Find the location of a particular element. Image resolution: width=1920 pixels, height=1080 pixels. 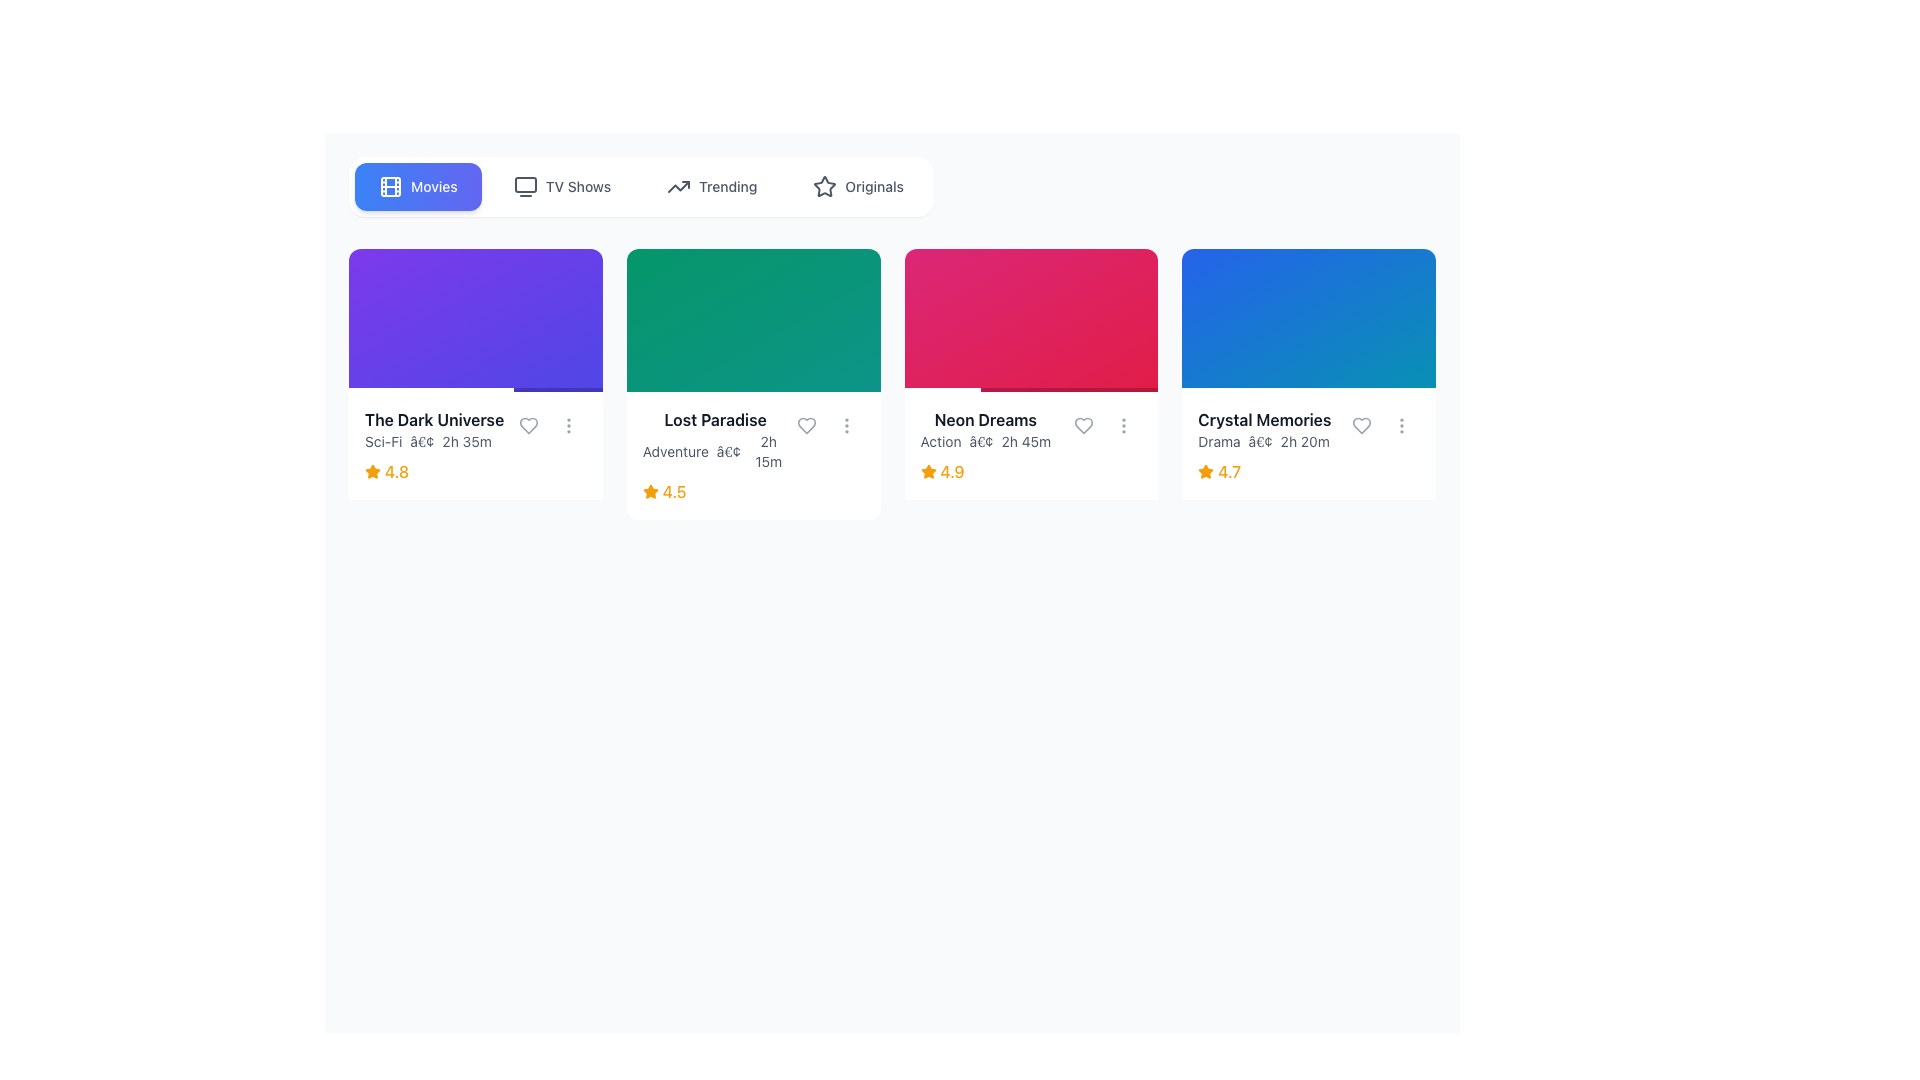

the percentage completion of the progress bar located at the bottom of the first card titled 'The Dark Universe' with a purple background is located at coordinates (474, 389).